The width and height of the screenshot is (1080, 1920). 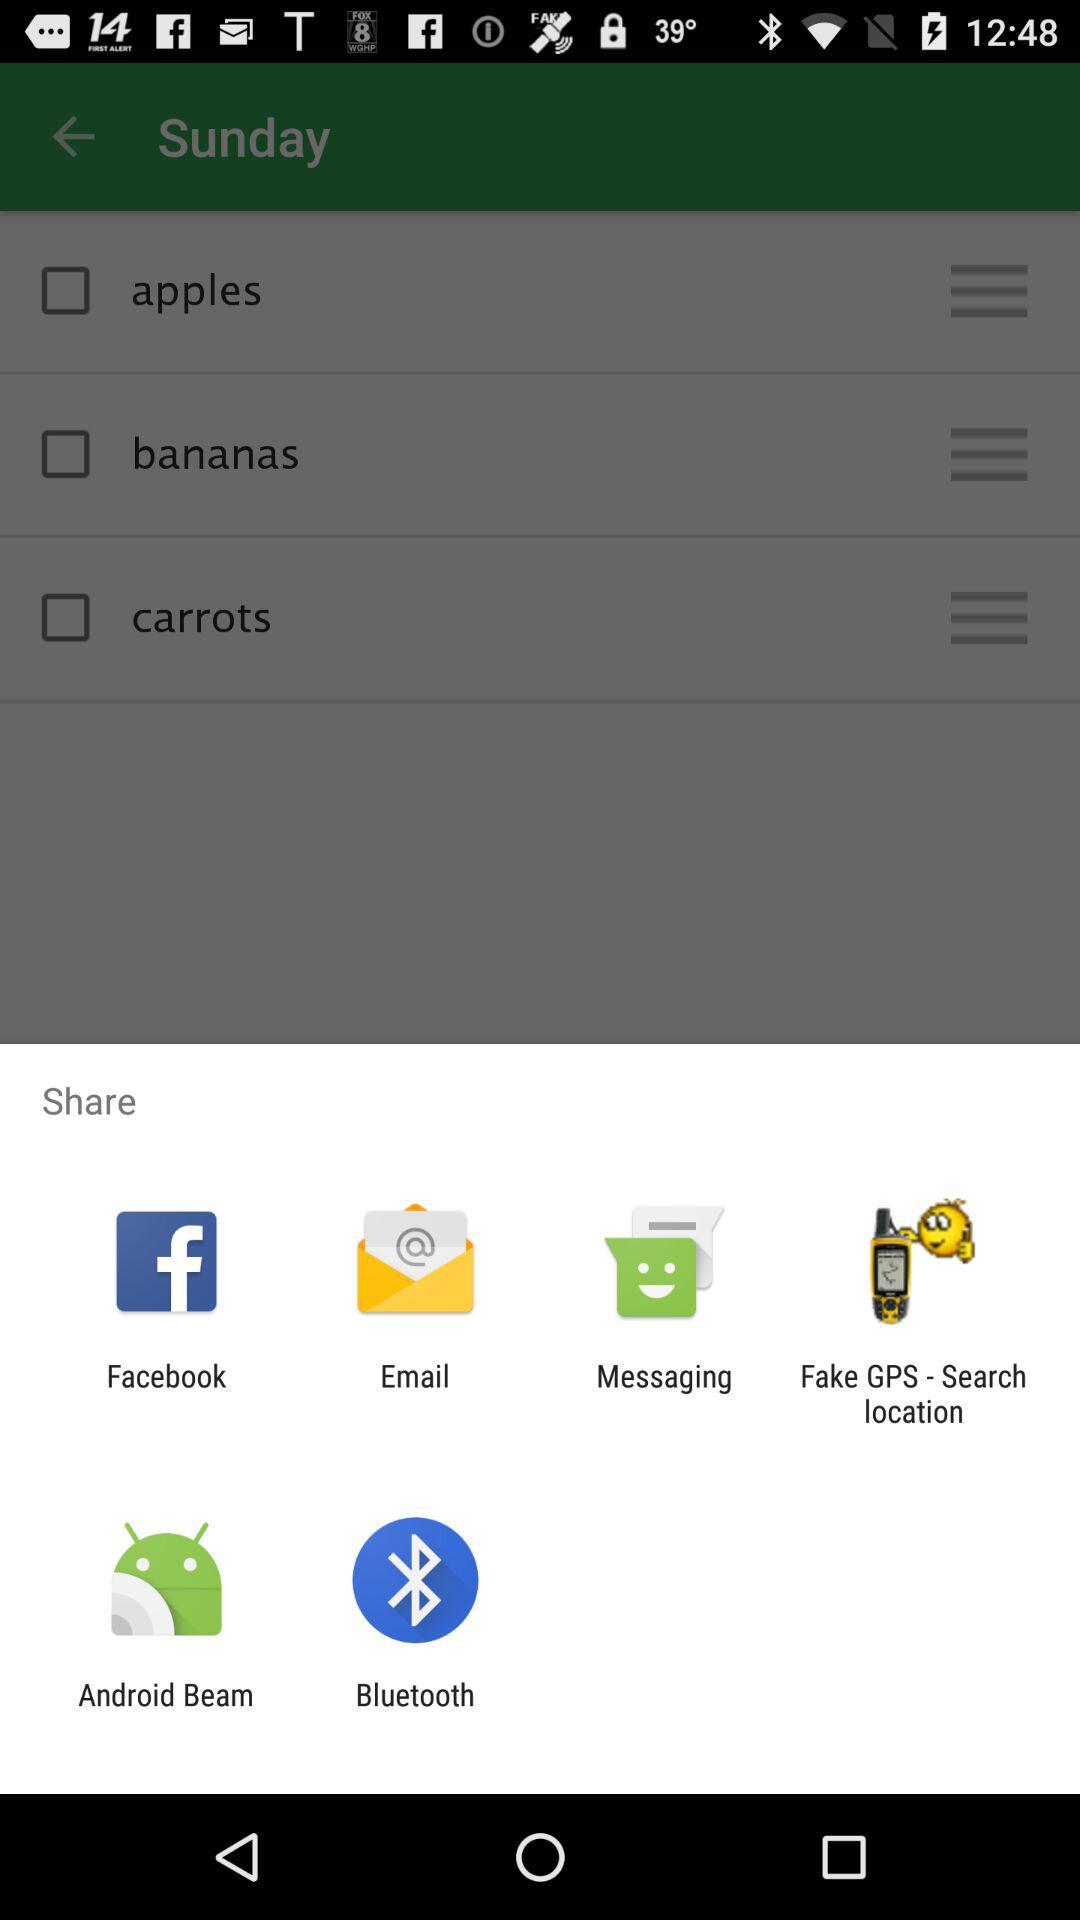 What do you see at coordinates (414, 1711) in the screenshot?
I see `item to the right of android beam icon` at bounding box center [414, 1711].